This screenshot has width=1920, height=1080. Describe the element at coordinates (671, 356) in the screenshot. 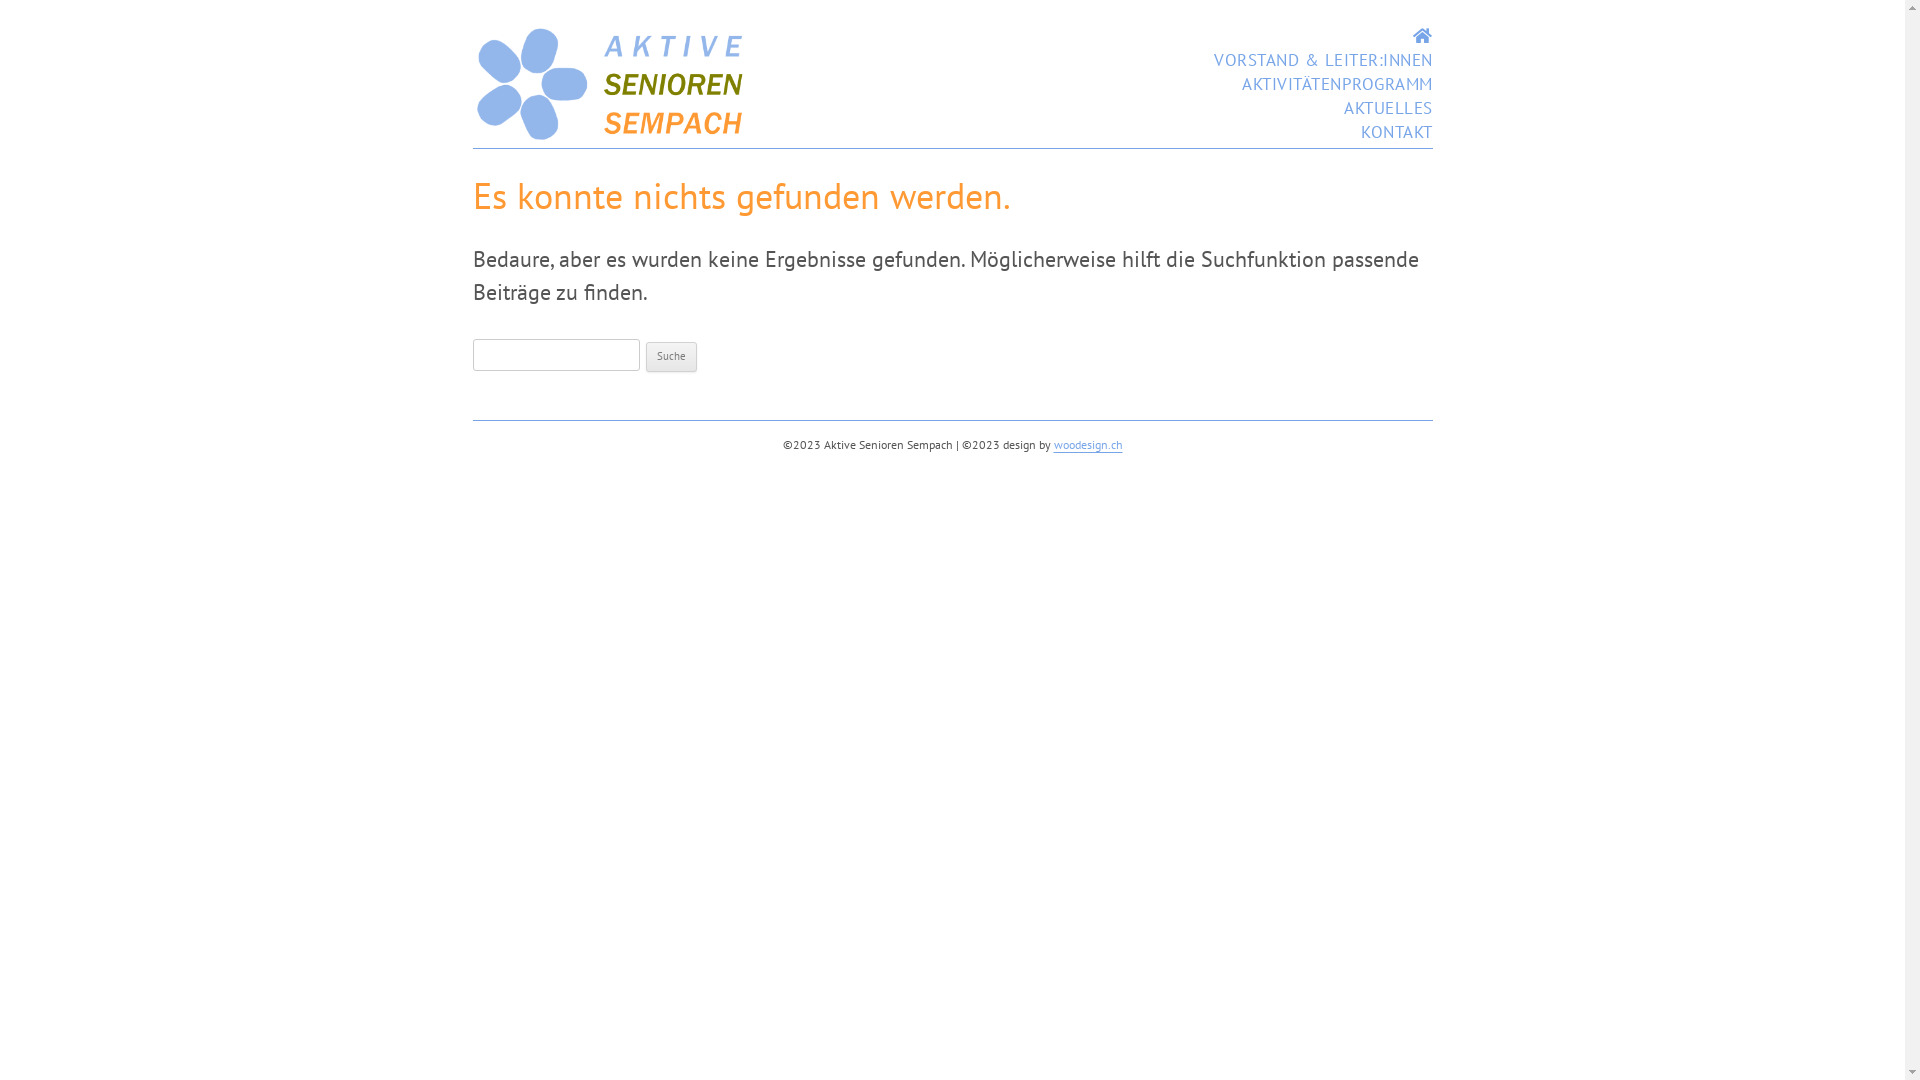

I see `'Suche'` at that location.